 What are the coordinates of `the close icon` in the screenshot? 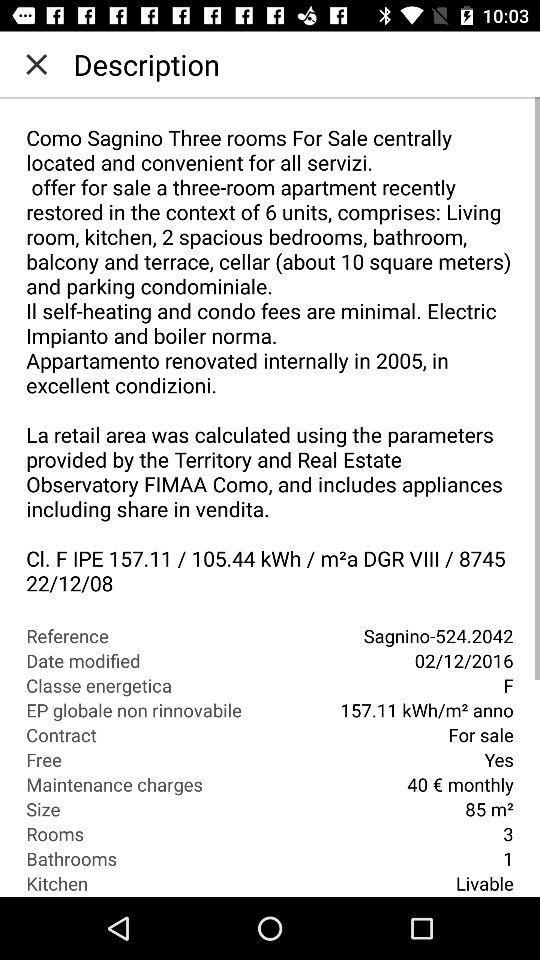 It's located at (36, 64).